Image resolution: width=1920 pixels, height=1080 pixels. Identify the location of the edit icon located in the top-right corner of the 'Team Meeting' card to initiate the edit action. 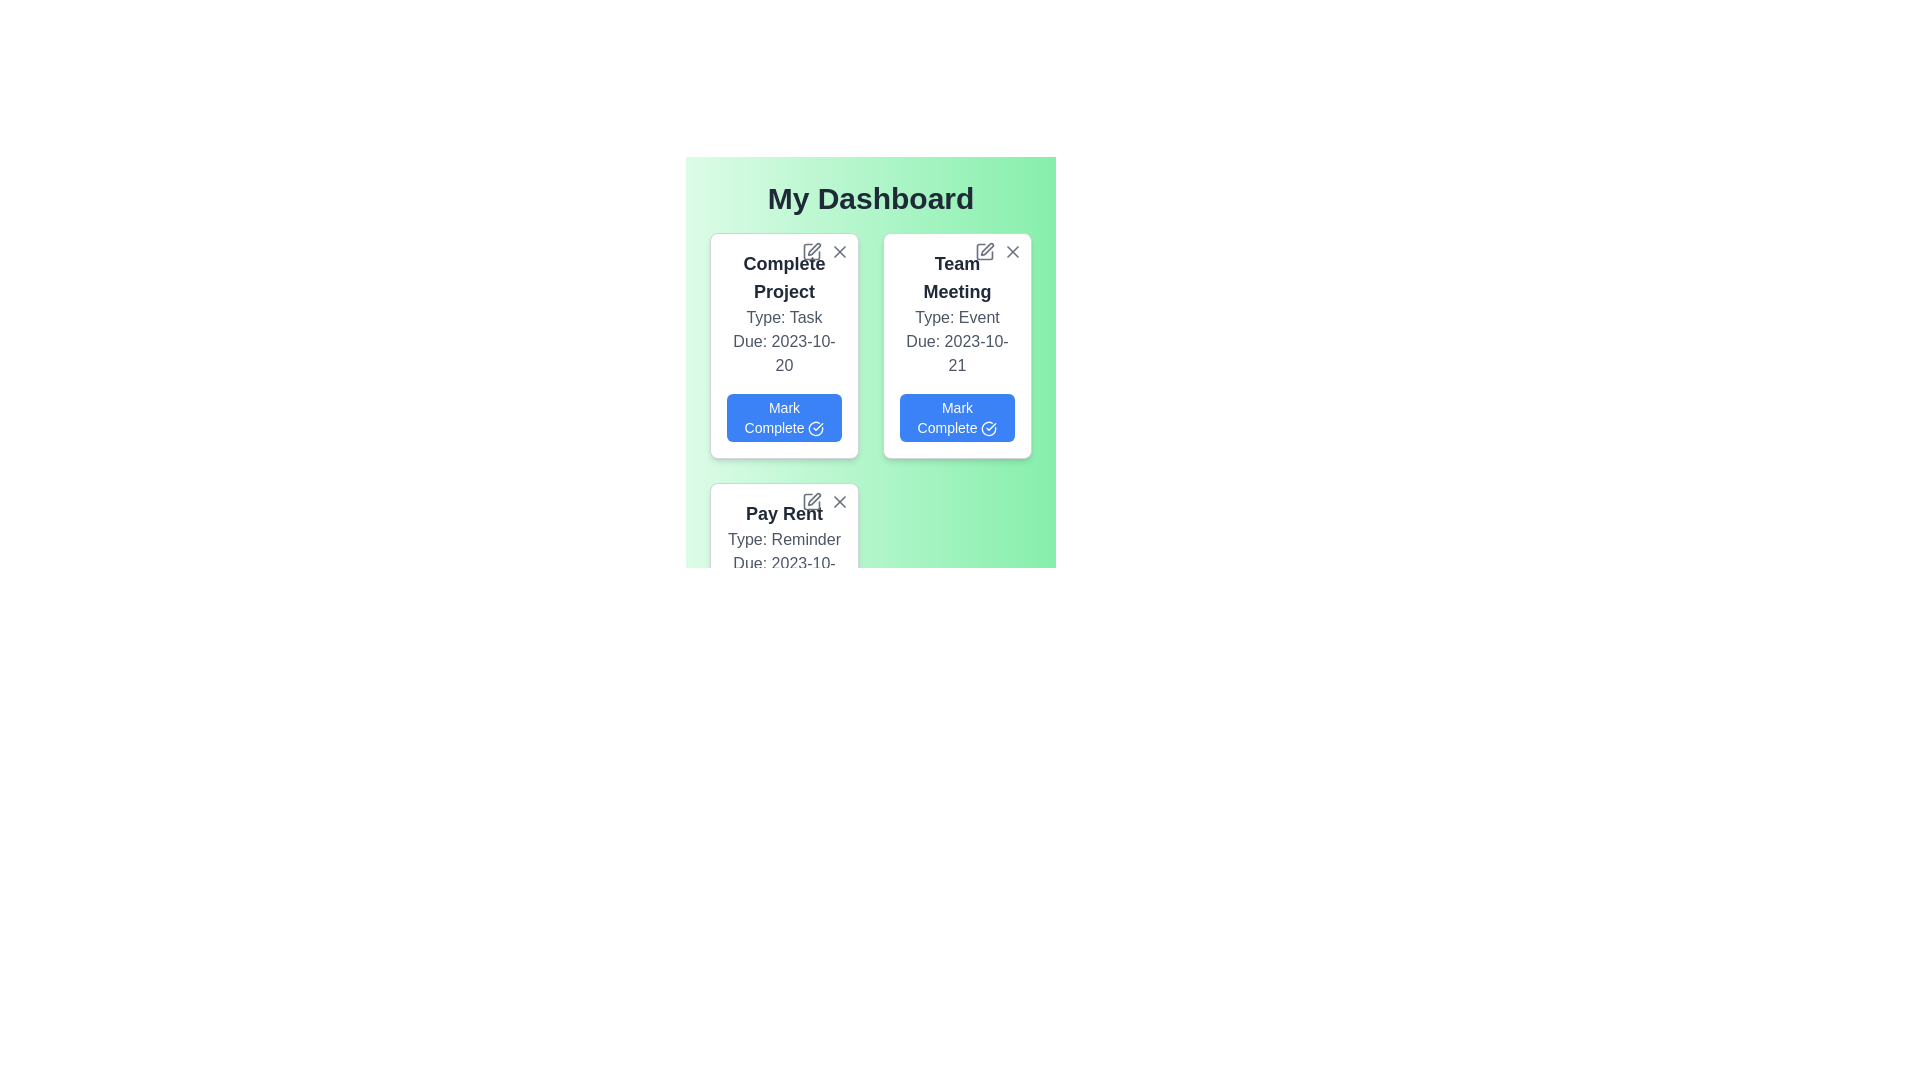
(987, 248).